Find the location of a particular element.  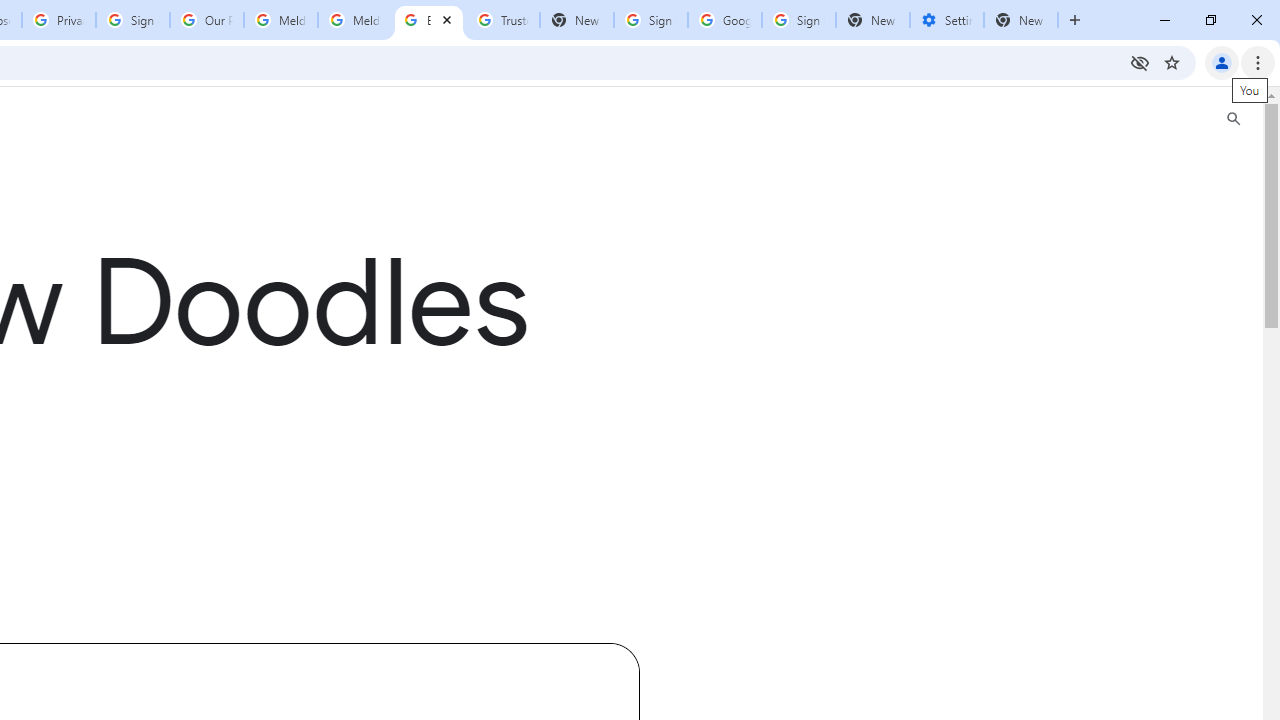

'Settings - Addresses and more' is located at coordinates (946, 20).